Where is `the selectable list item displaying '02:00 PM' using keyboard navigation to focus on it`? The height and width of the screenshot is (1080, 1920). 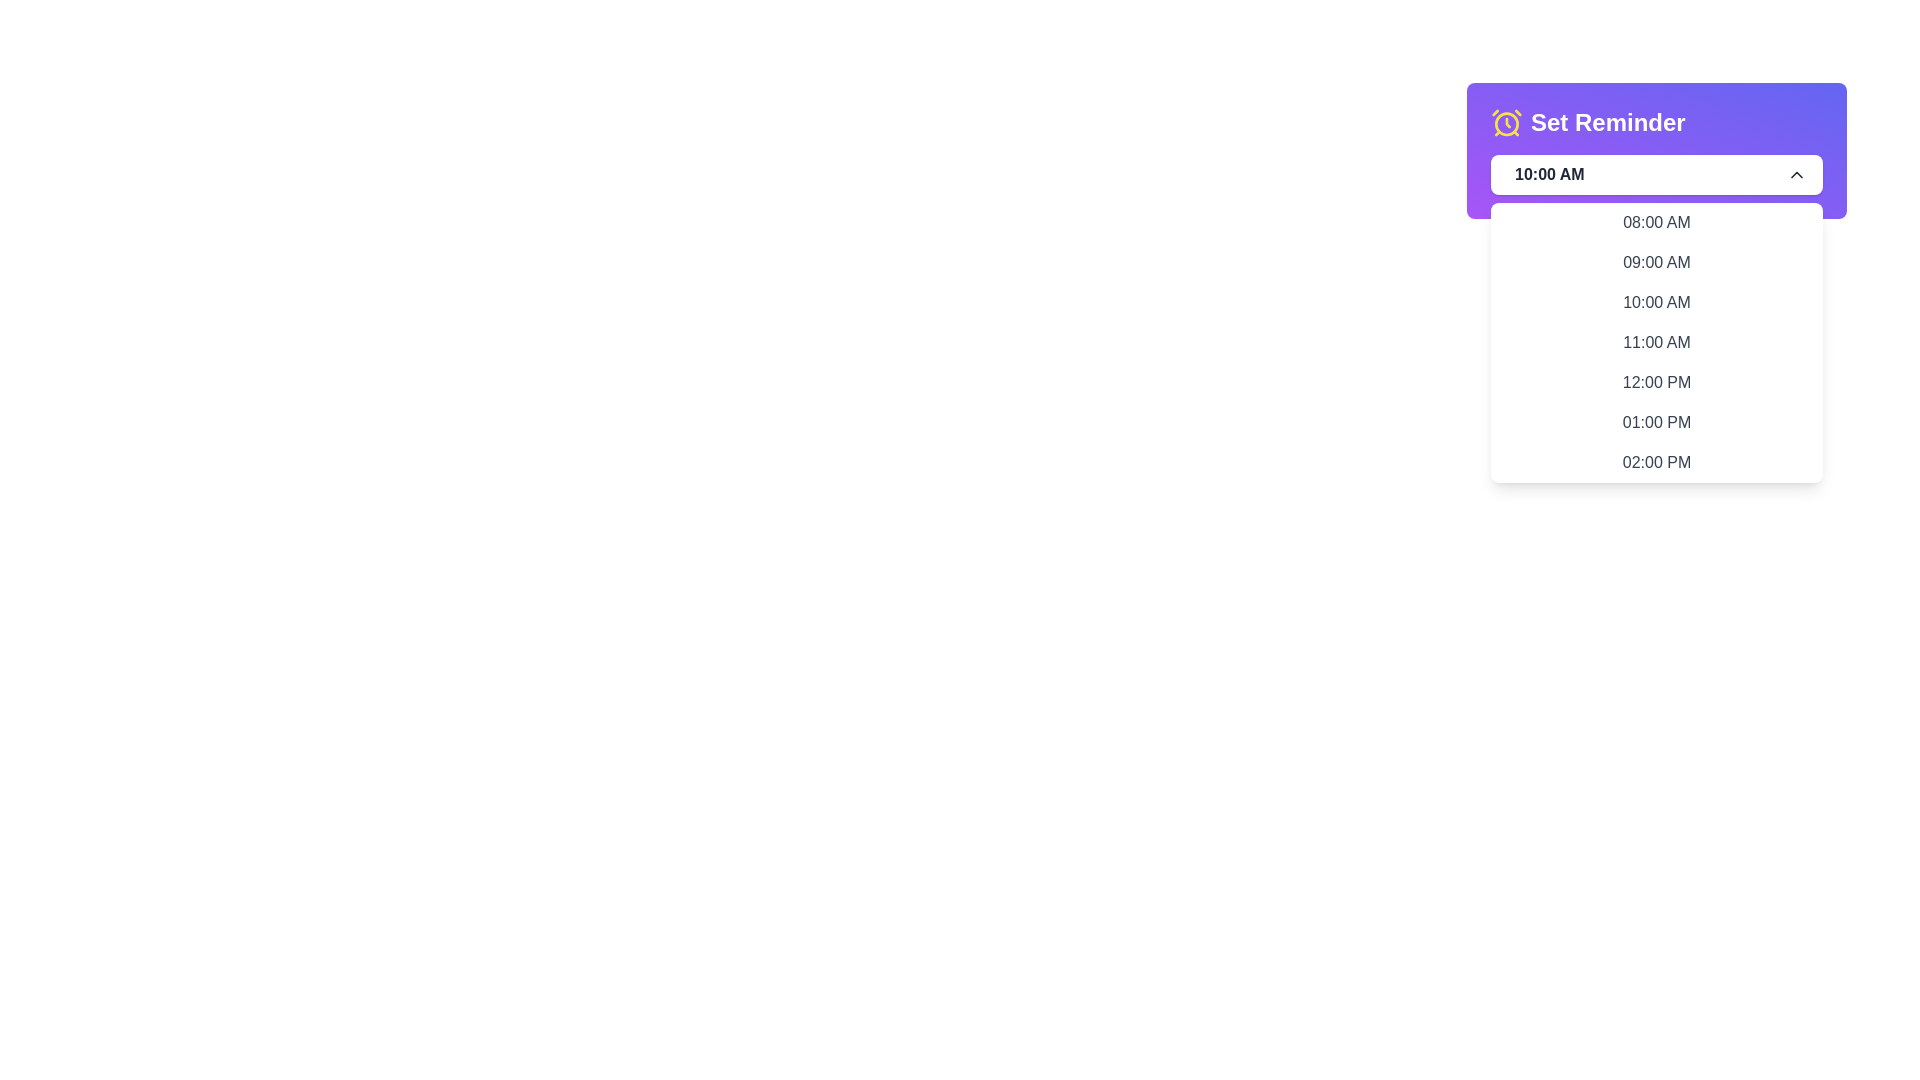 the selectable list item displaying '02:00 PM' using keyboard navigation to focus on it is located at coordinates (1656, 462).